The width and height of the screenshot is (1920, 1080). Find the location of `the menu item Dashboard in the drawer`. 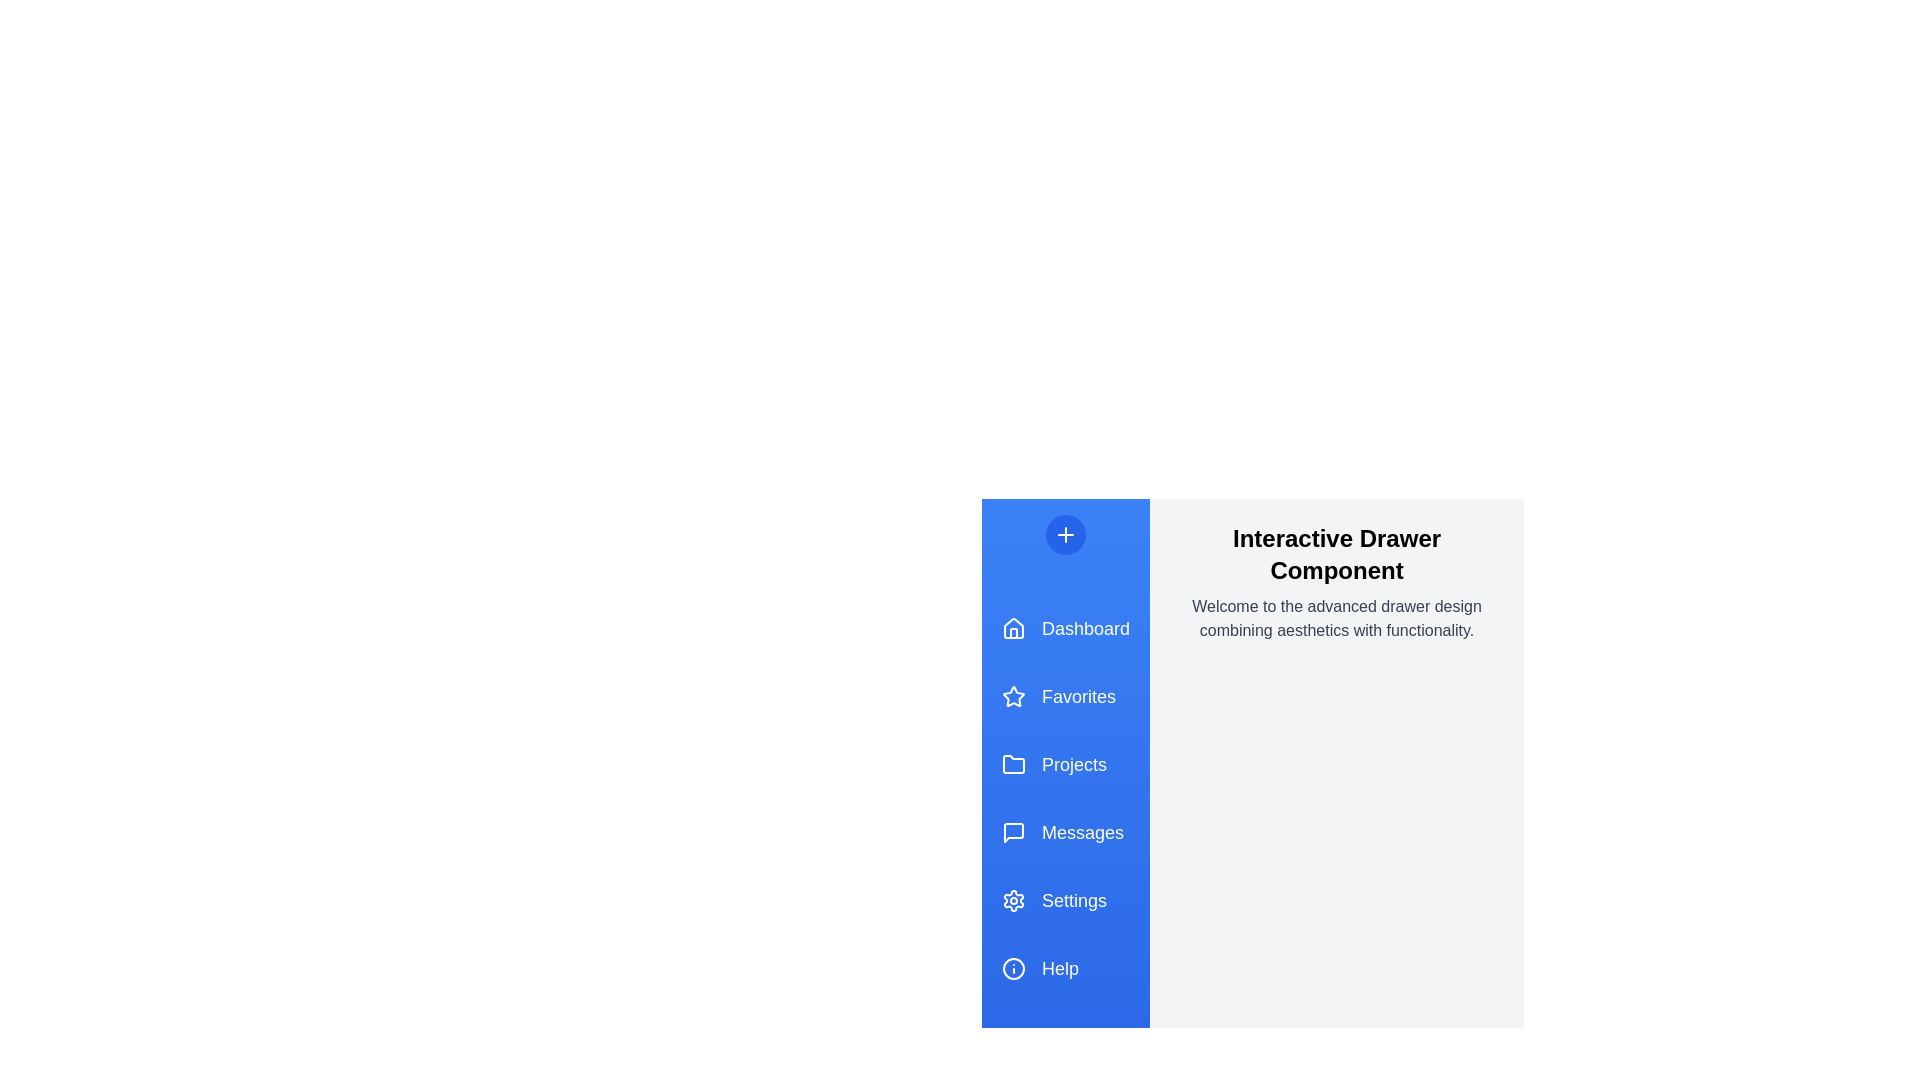

the menu item Dashboard in the drawer is located at coordinates (1064, 627).